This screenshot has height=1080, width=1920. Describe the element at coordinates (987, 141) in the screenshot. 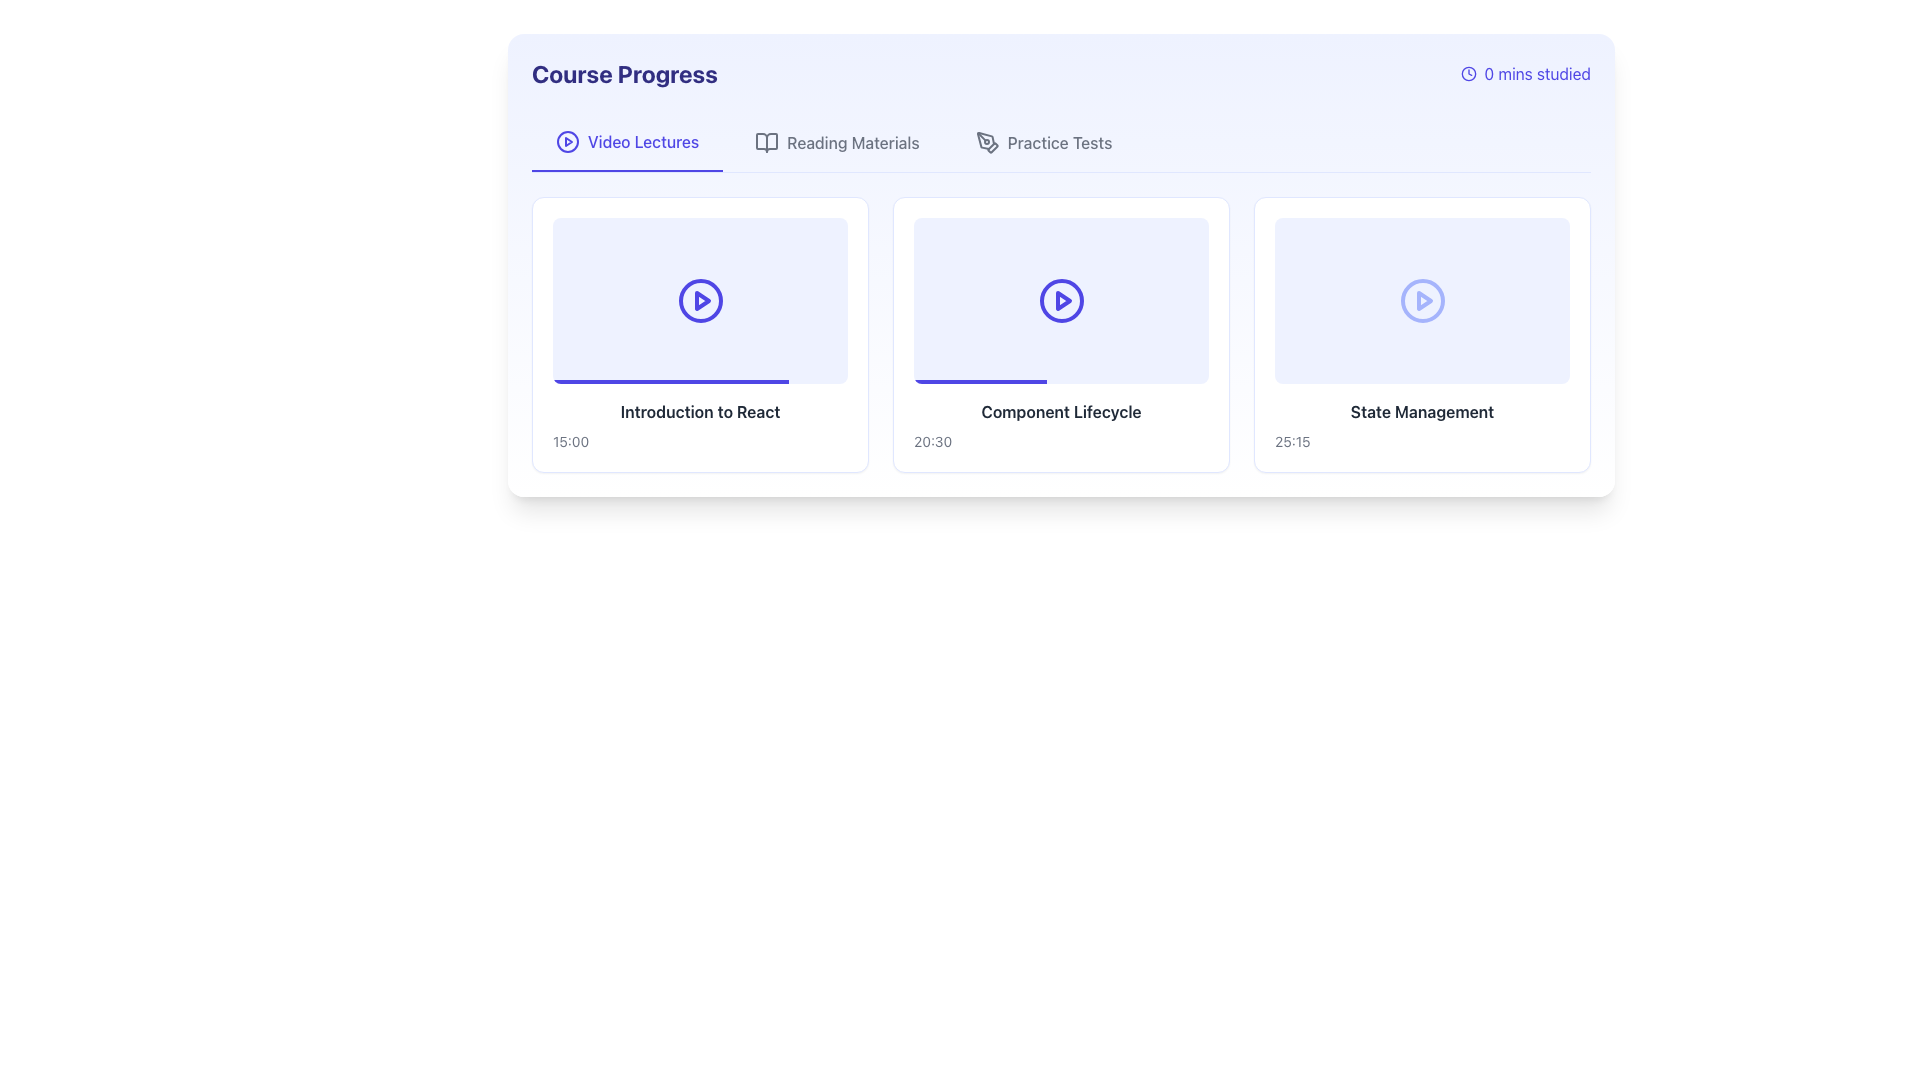

I see `the 'Practice Tests' icon in the top navigation bar` at that location.